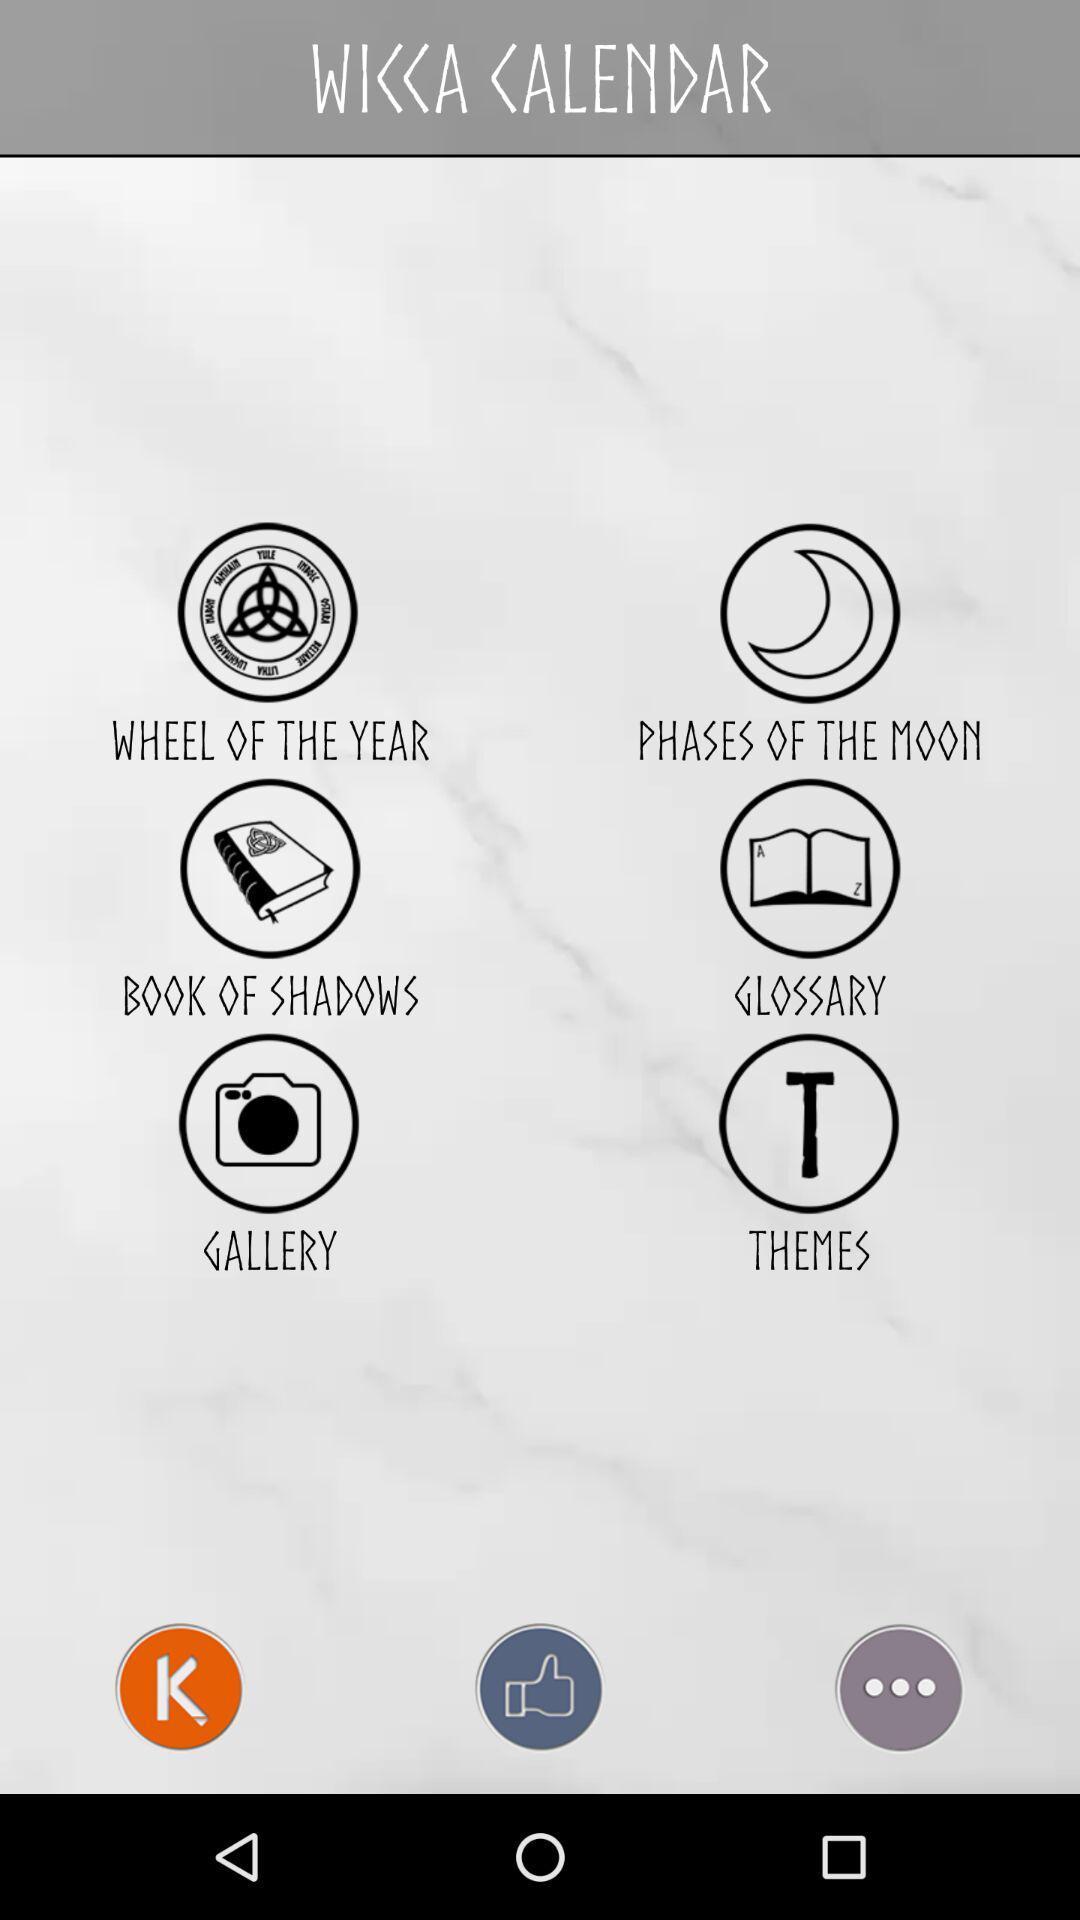 This screenshot has width=1080, height=1920. What do you see at coordinates (268, 1123) in the screenshot?
I see `the item next to the glossary item` at bounding box center [268, 1123].